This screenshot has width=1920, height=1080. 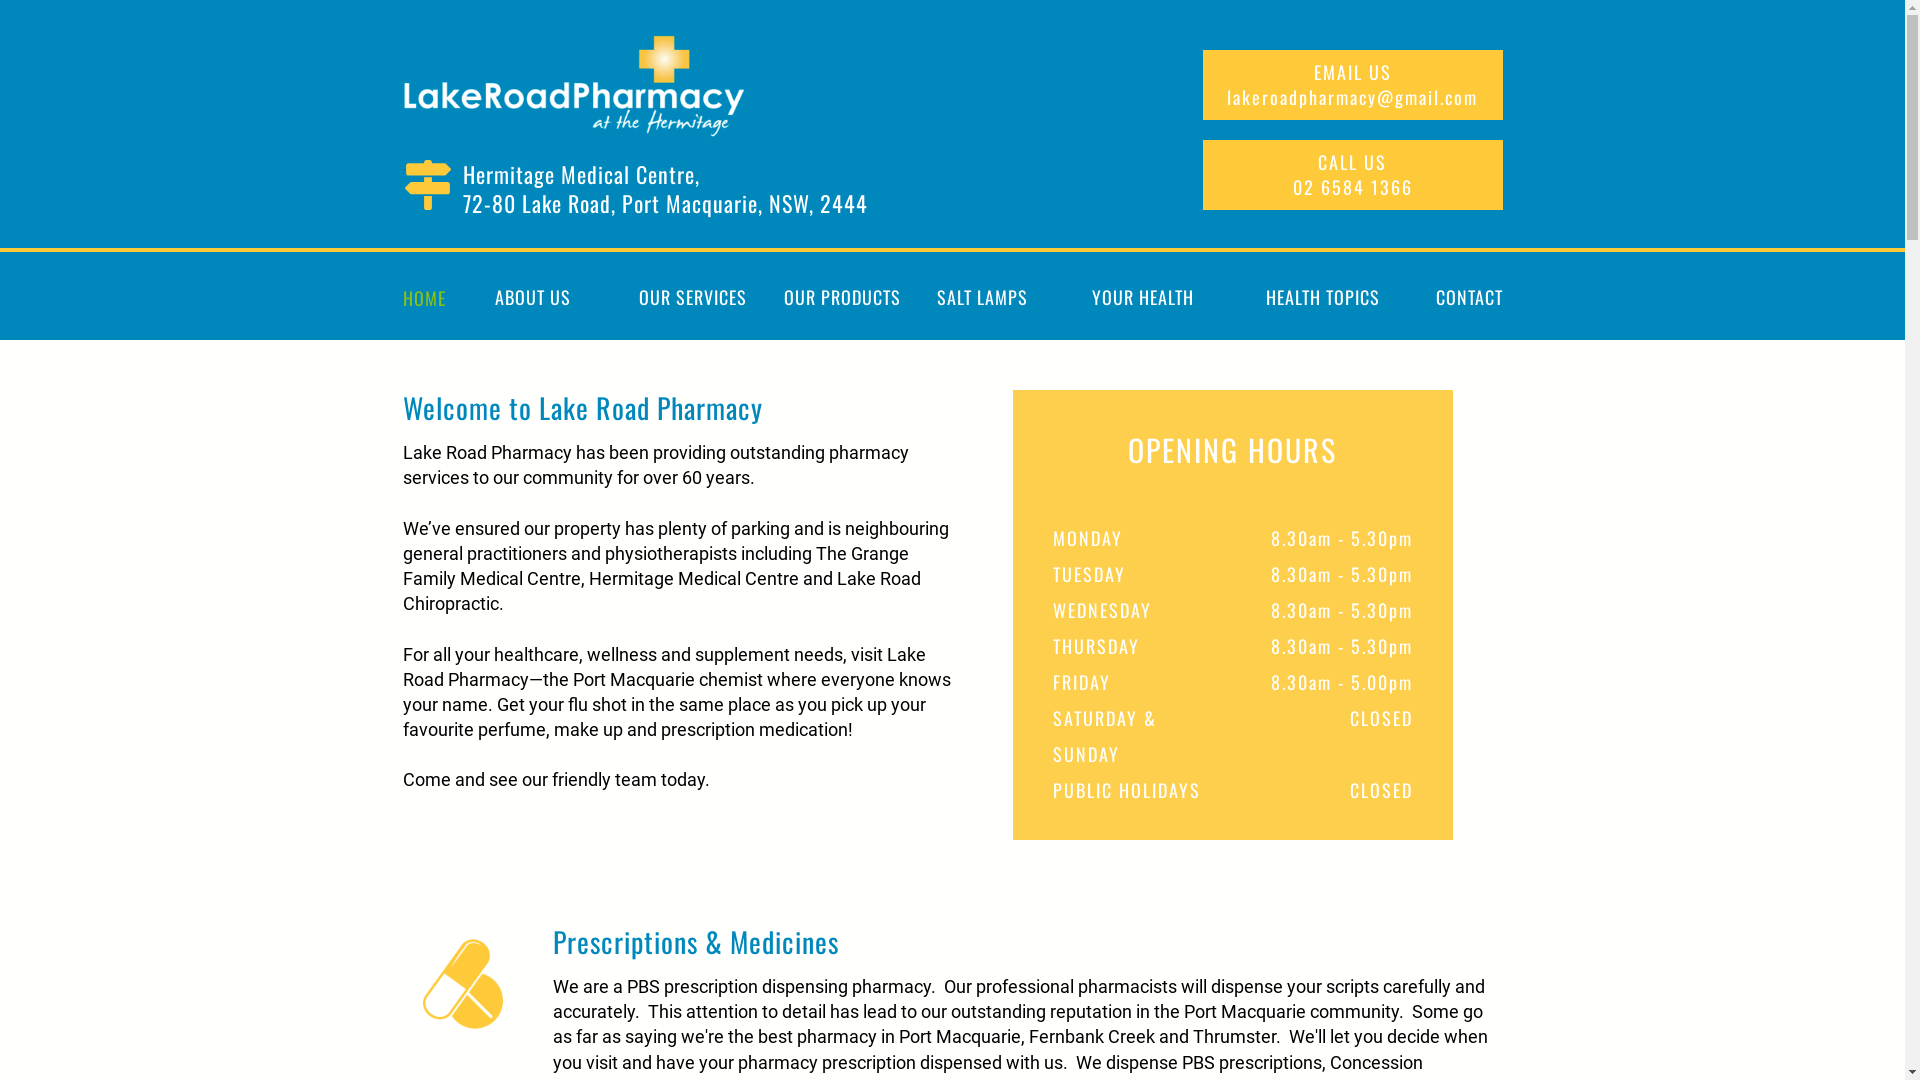 What do you see at coordinates (691, 297) in the screenshot?
I see `'OUR SERVICES'` at bounding box center [691, 297].